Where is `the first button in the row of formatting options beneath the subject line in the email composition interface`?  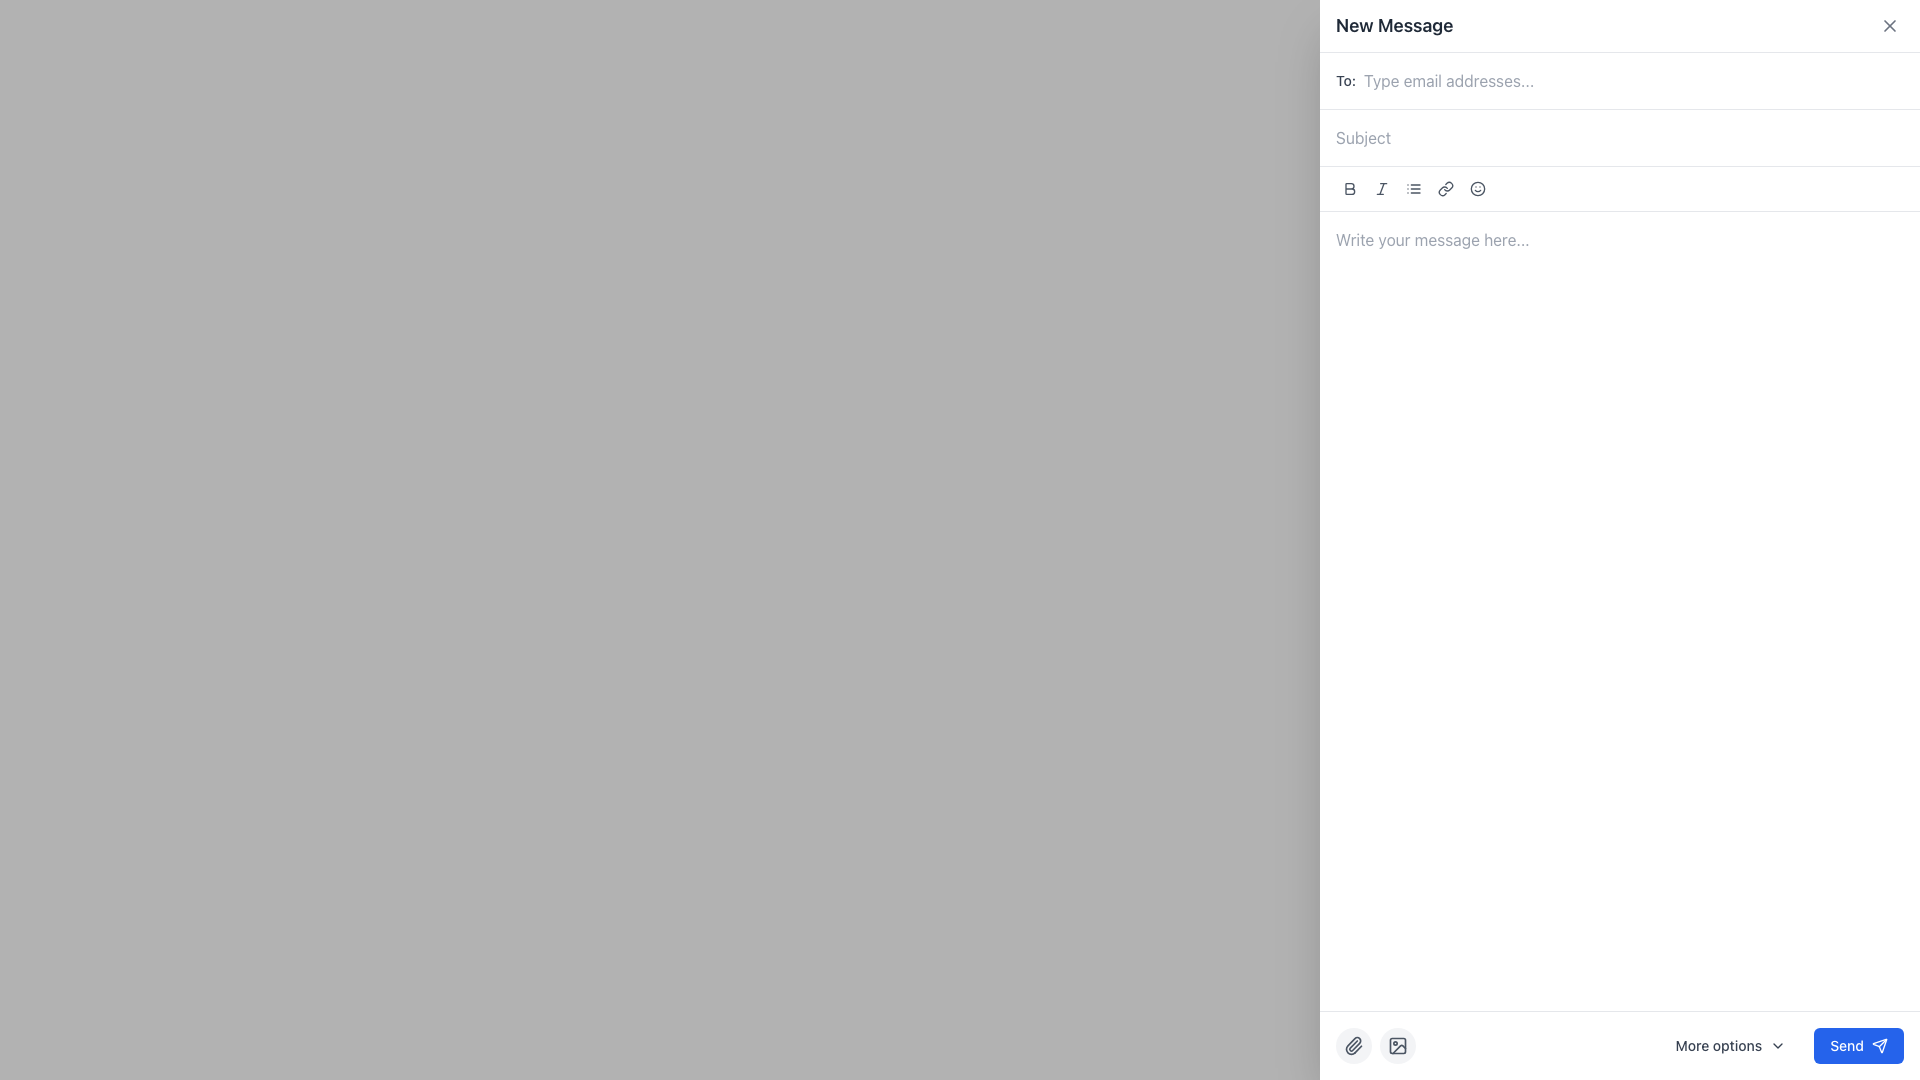 the first button in the row of formatting options beneath the subject line in the email composition interface is located at coordinates (1349, 189).